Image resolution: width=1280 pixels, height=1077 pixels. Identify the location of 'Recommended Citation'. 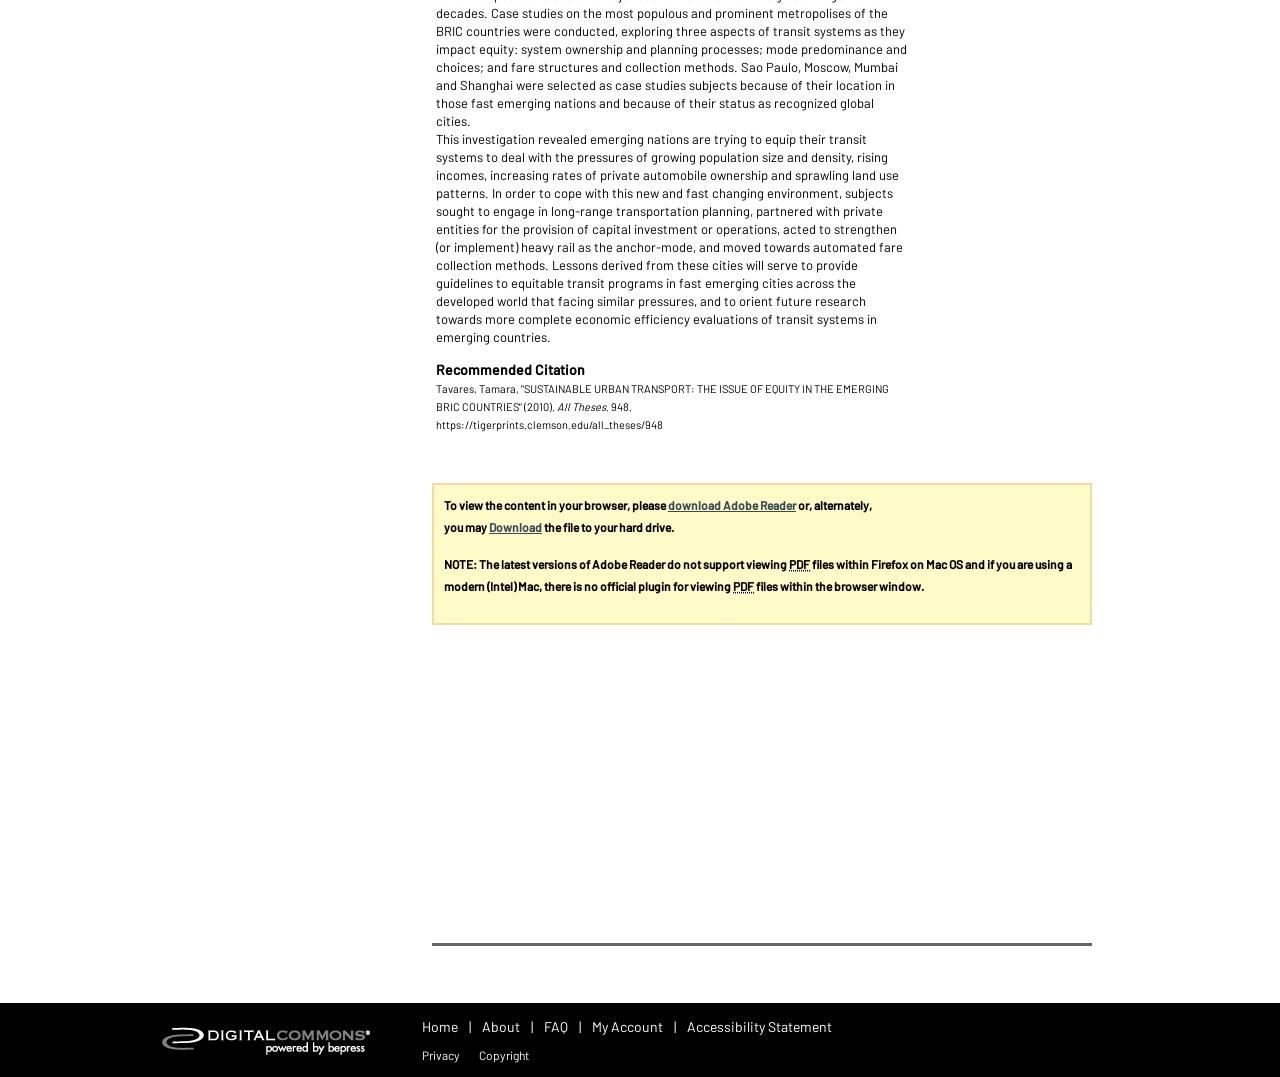
(434, 367).